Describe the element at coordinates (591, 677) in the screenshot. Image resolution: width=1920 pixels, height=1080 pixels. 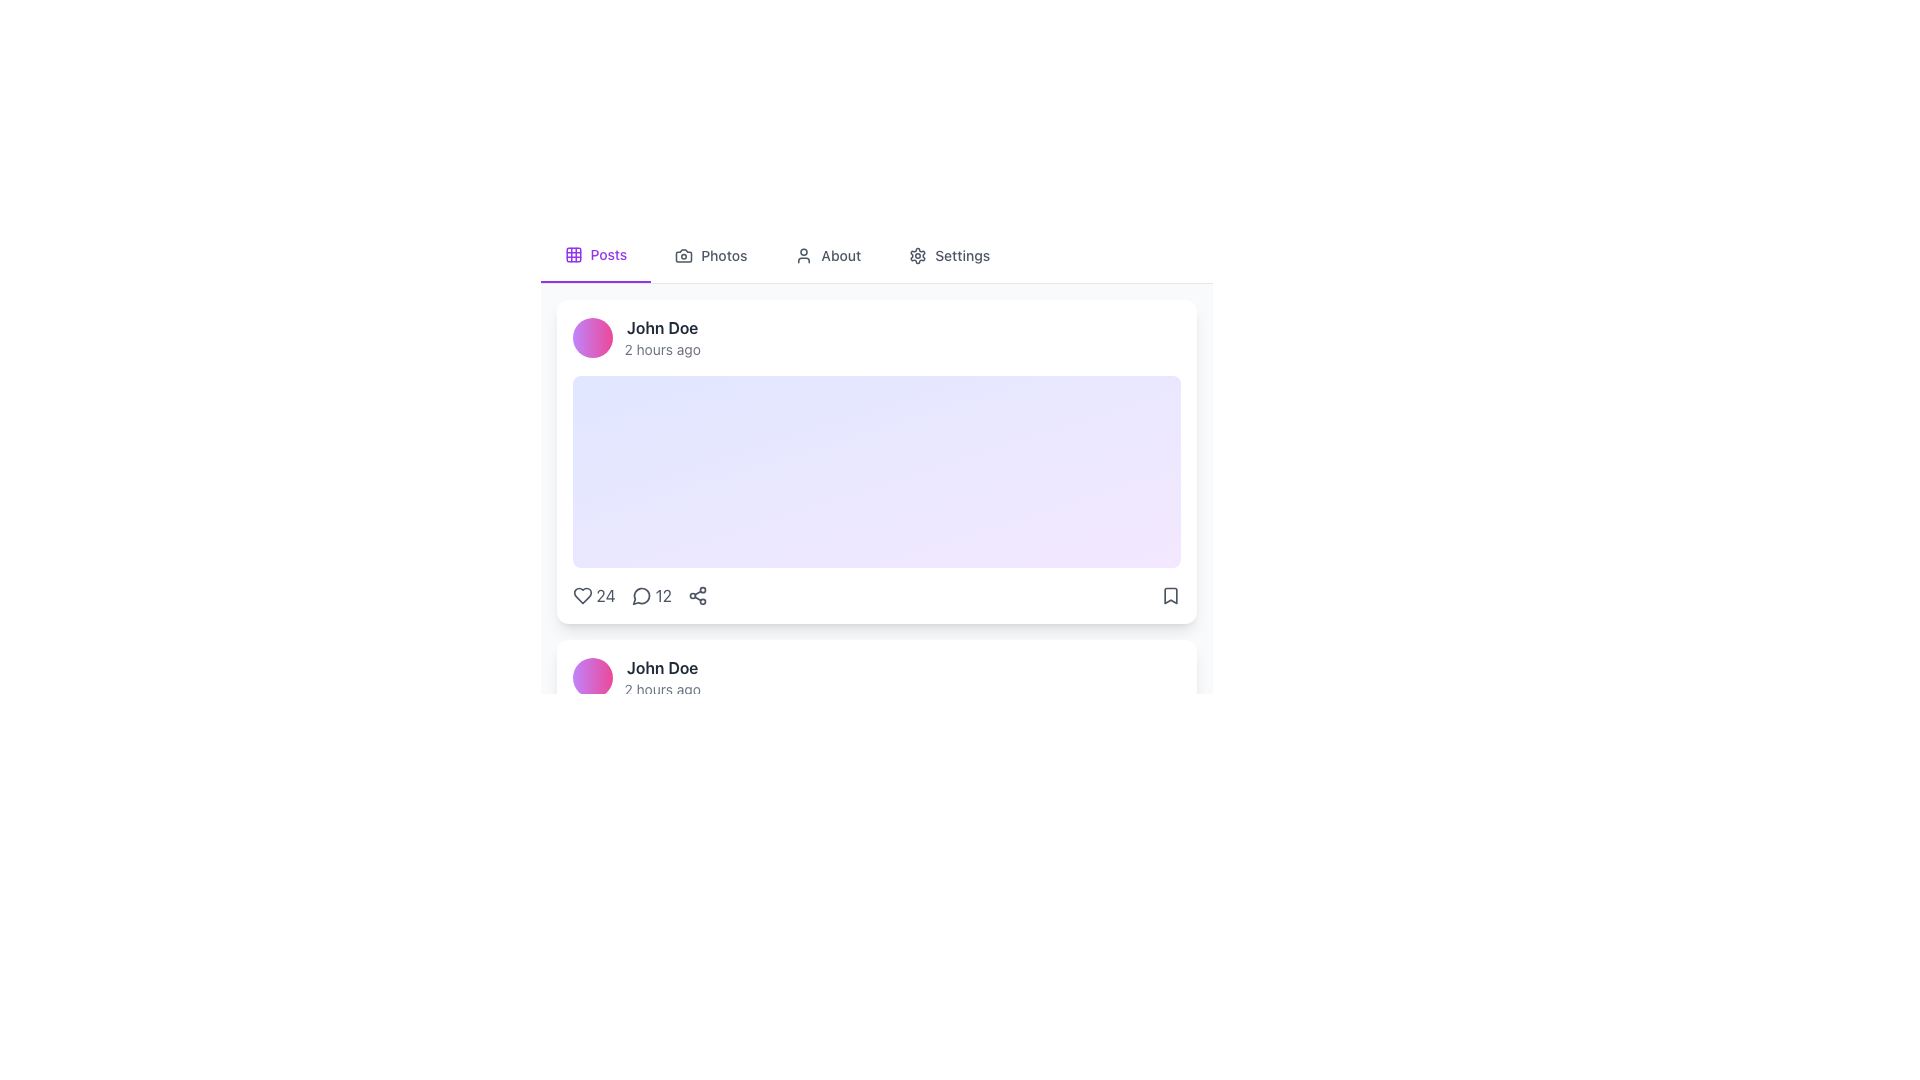
I see `the Avatar or decorative circle that serves as a visual avatar associated with user information, located to the left of the text 'John Doe' and '2 hours ago'` at that location.